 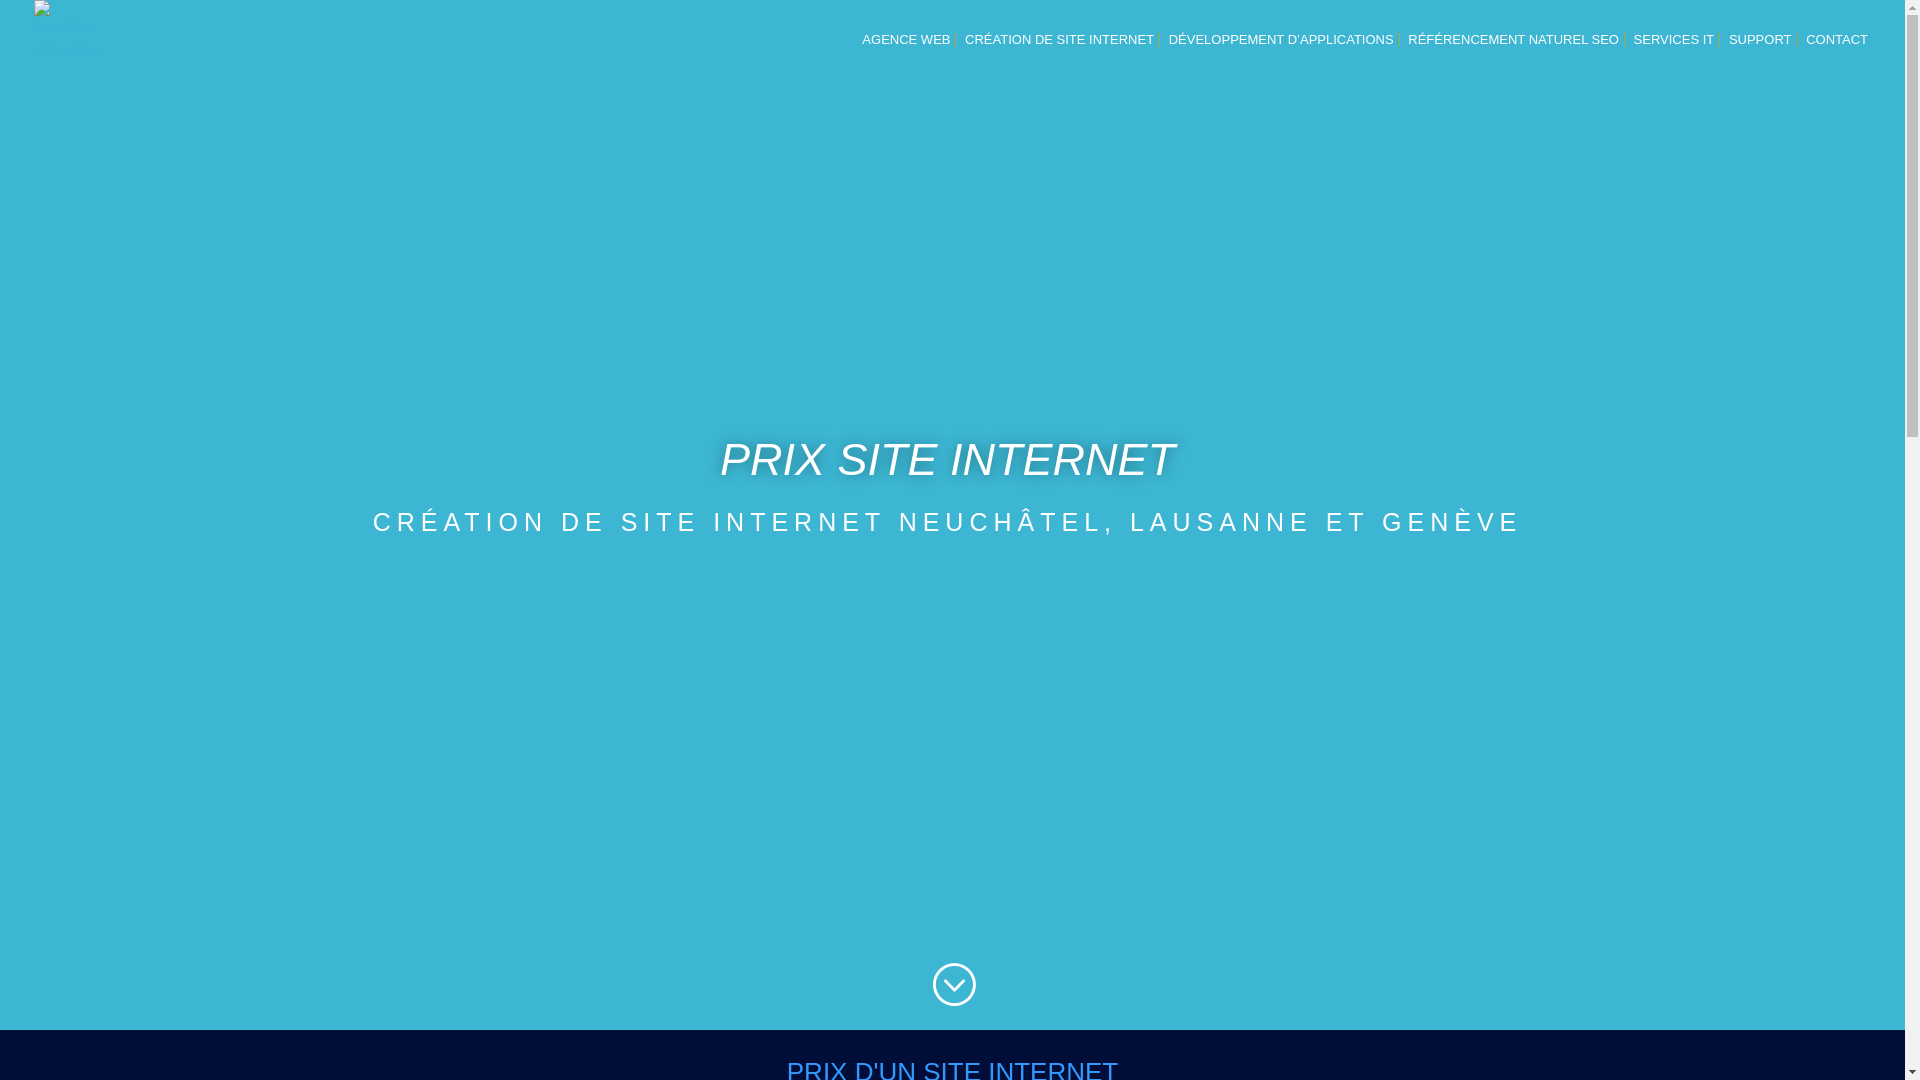 What do you see at coordinates (1837, 55) in the screenshot?
I see `'CONTACT'` at bounding box center [1837, 55].